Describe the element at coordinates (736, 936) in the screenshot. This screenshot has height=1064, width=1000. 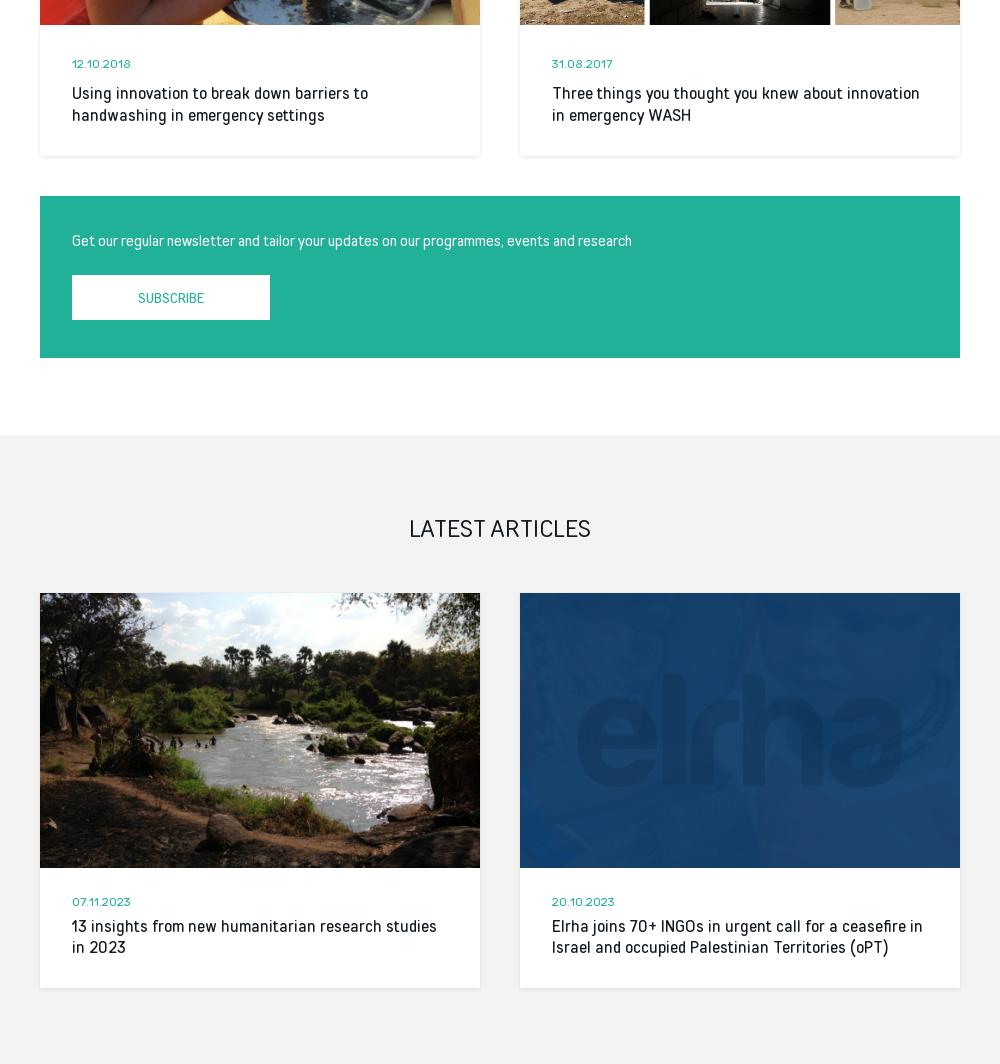
I see `'Elrha joins 70+ INGOs in urgent call for a ceasefire in Israel and occupied Palestinian Territories (oPT)'` at that location.